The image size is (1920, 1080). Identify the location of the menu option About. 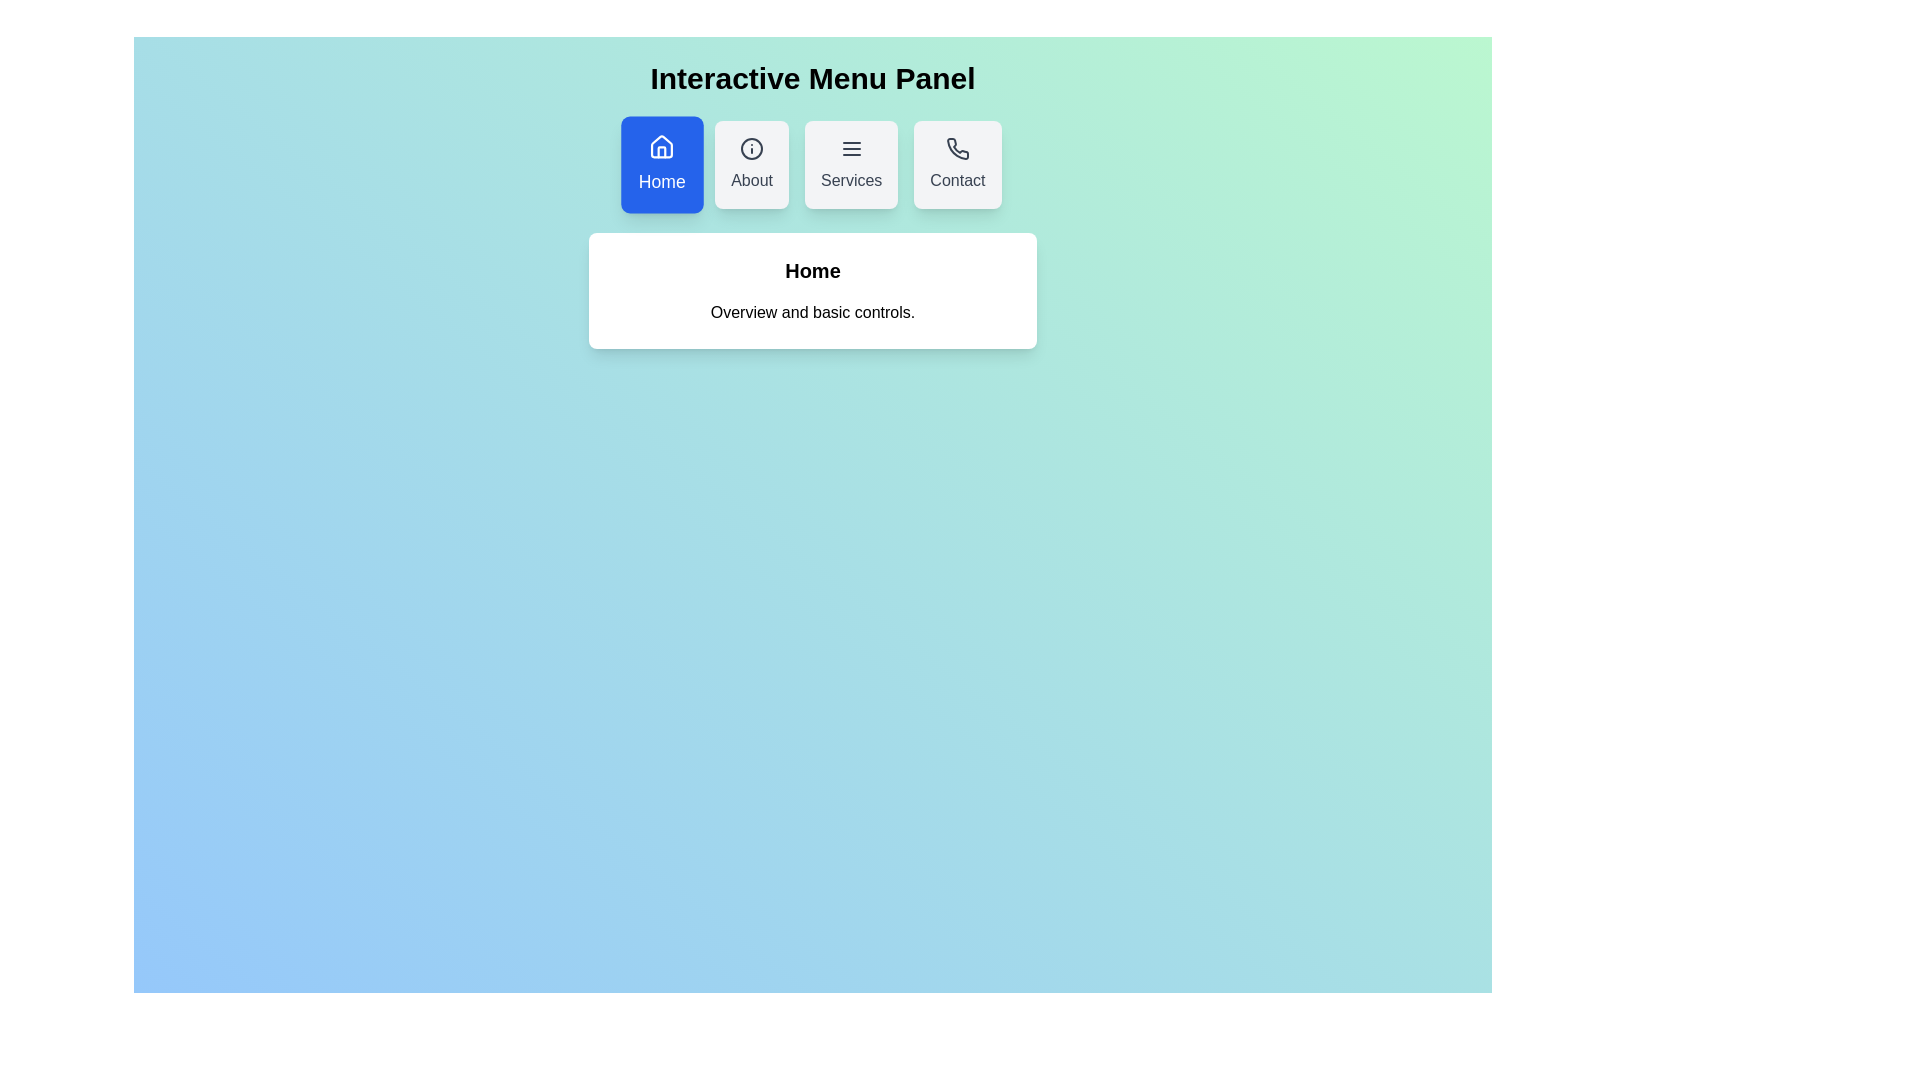
(751, 164).